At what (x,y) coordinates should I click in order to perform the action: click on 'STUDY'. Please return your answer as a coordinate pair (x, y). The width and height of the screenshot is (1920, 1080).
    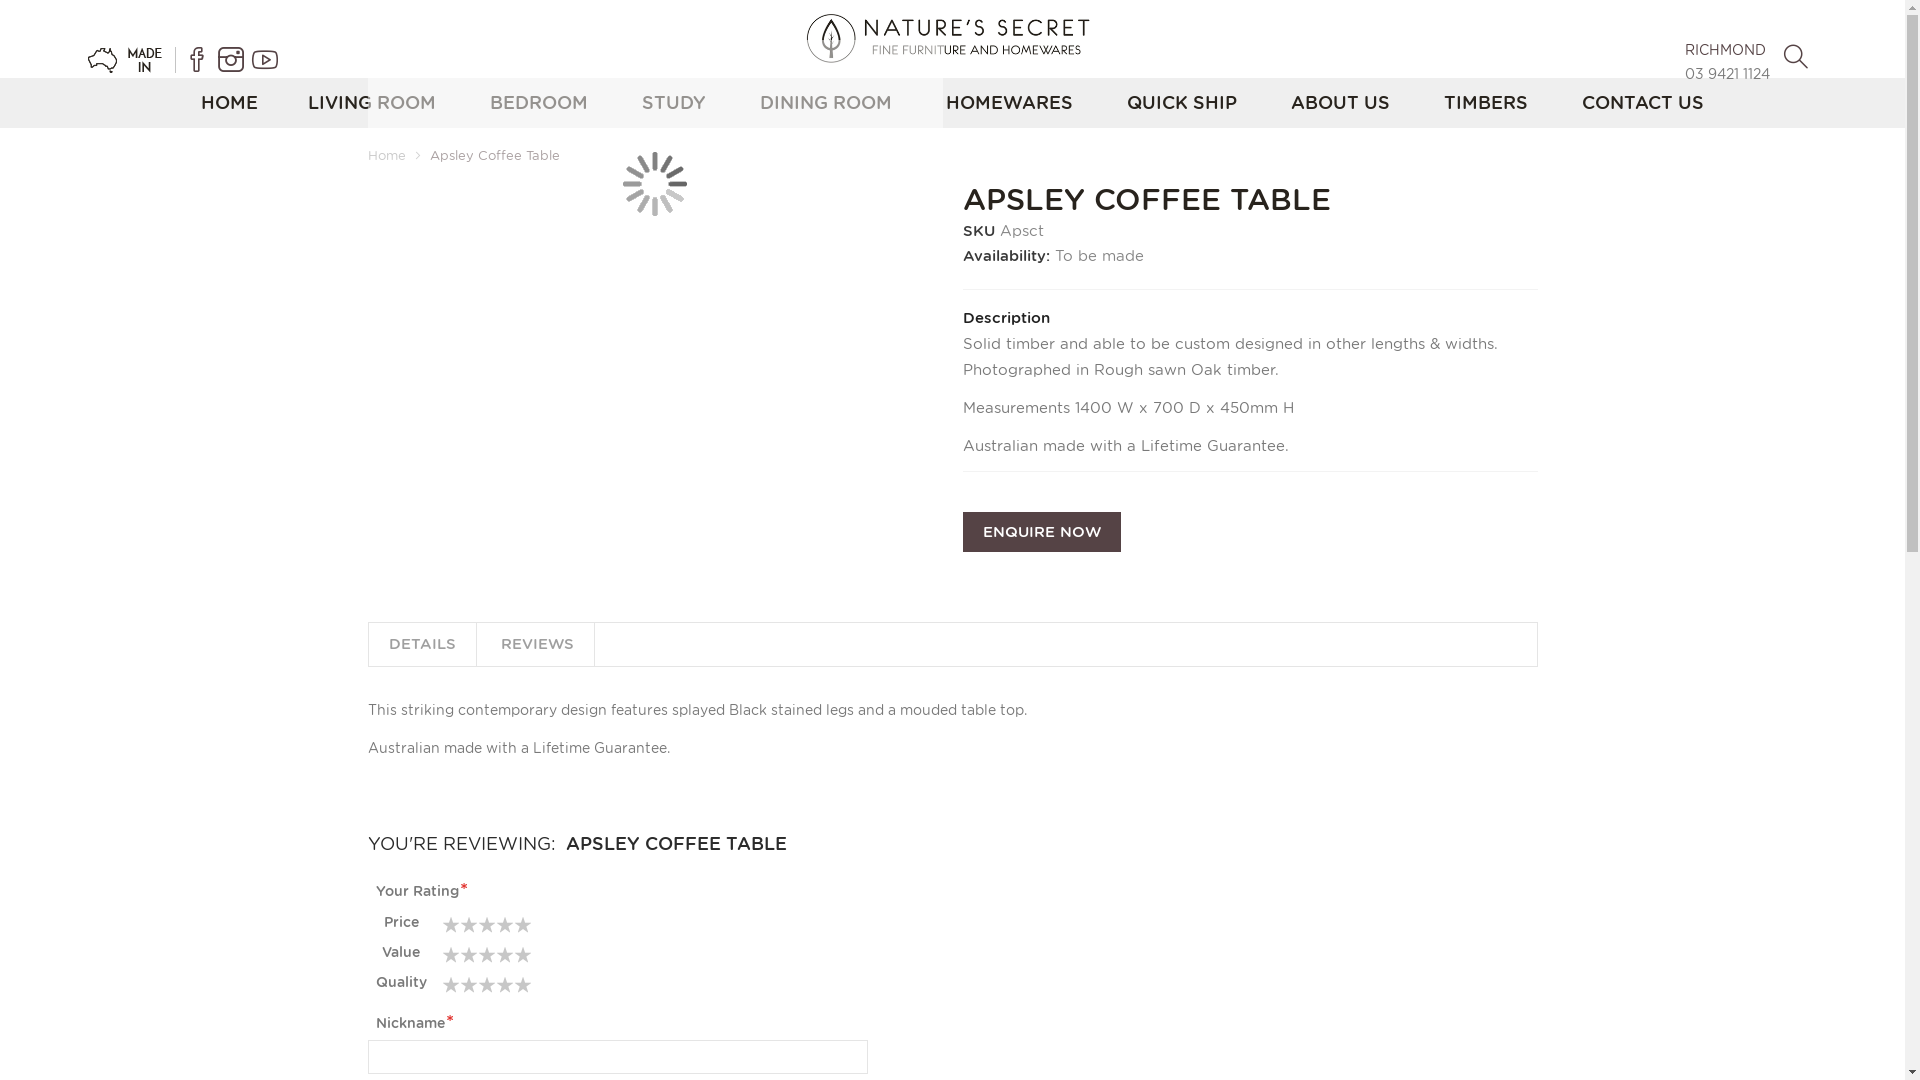
    Looking at the image, I should click on (673, 103).